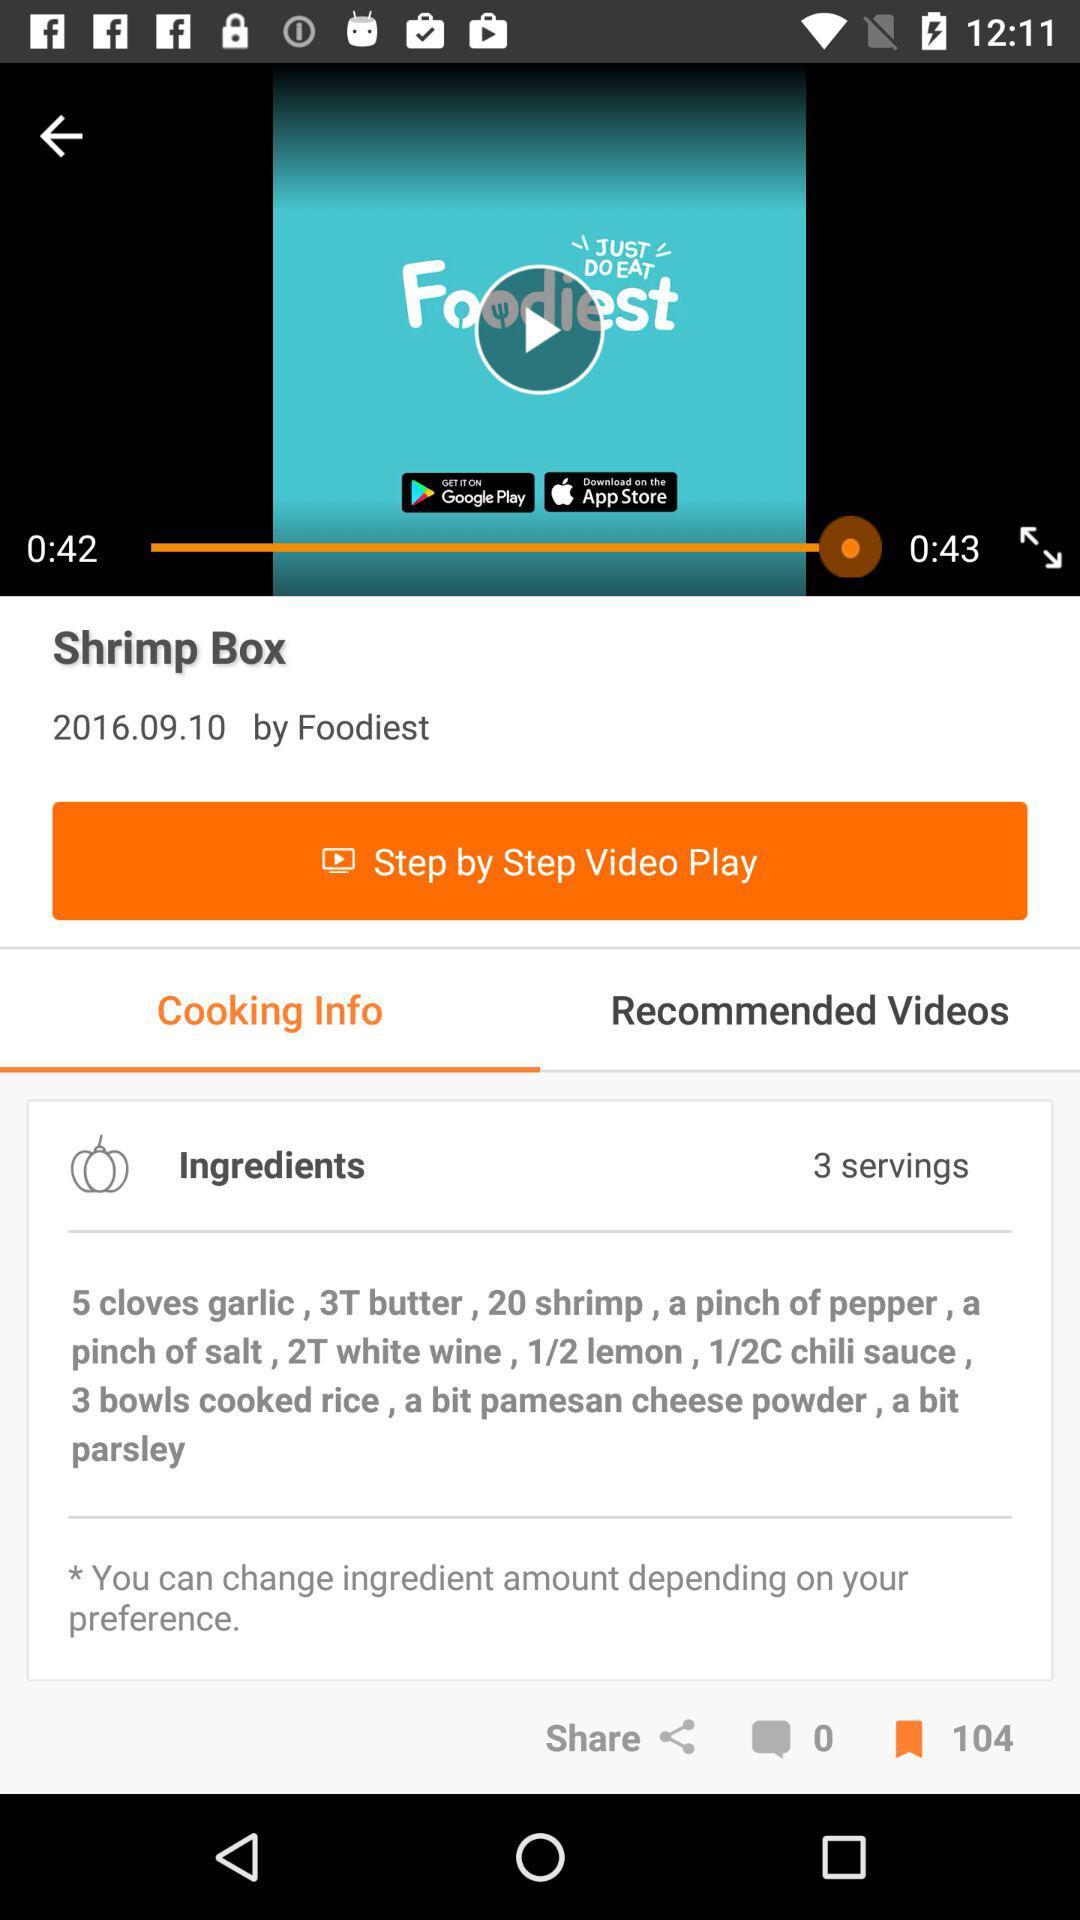  I want to click on playing the option, so click(538, 329).